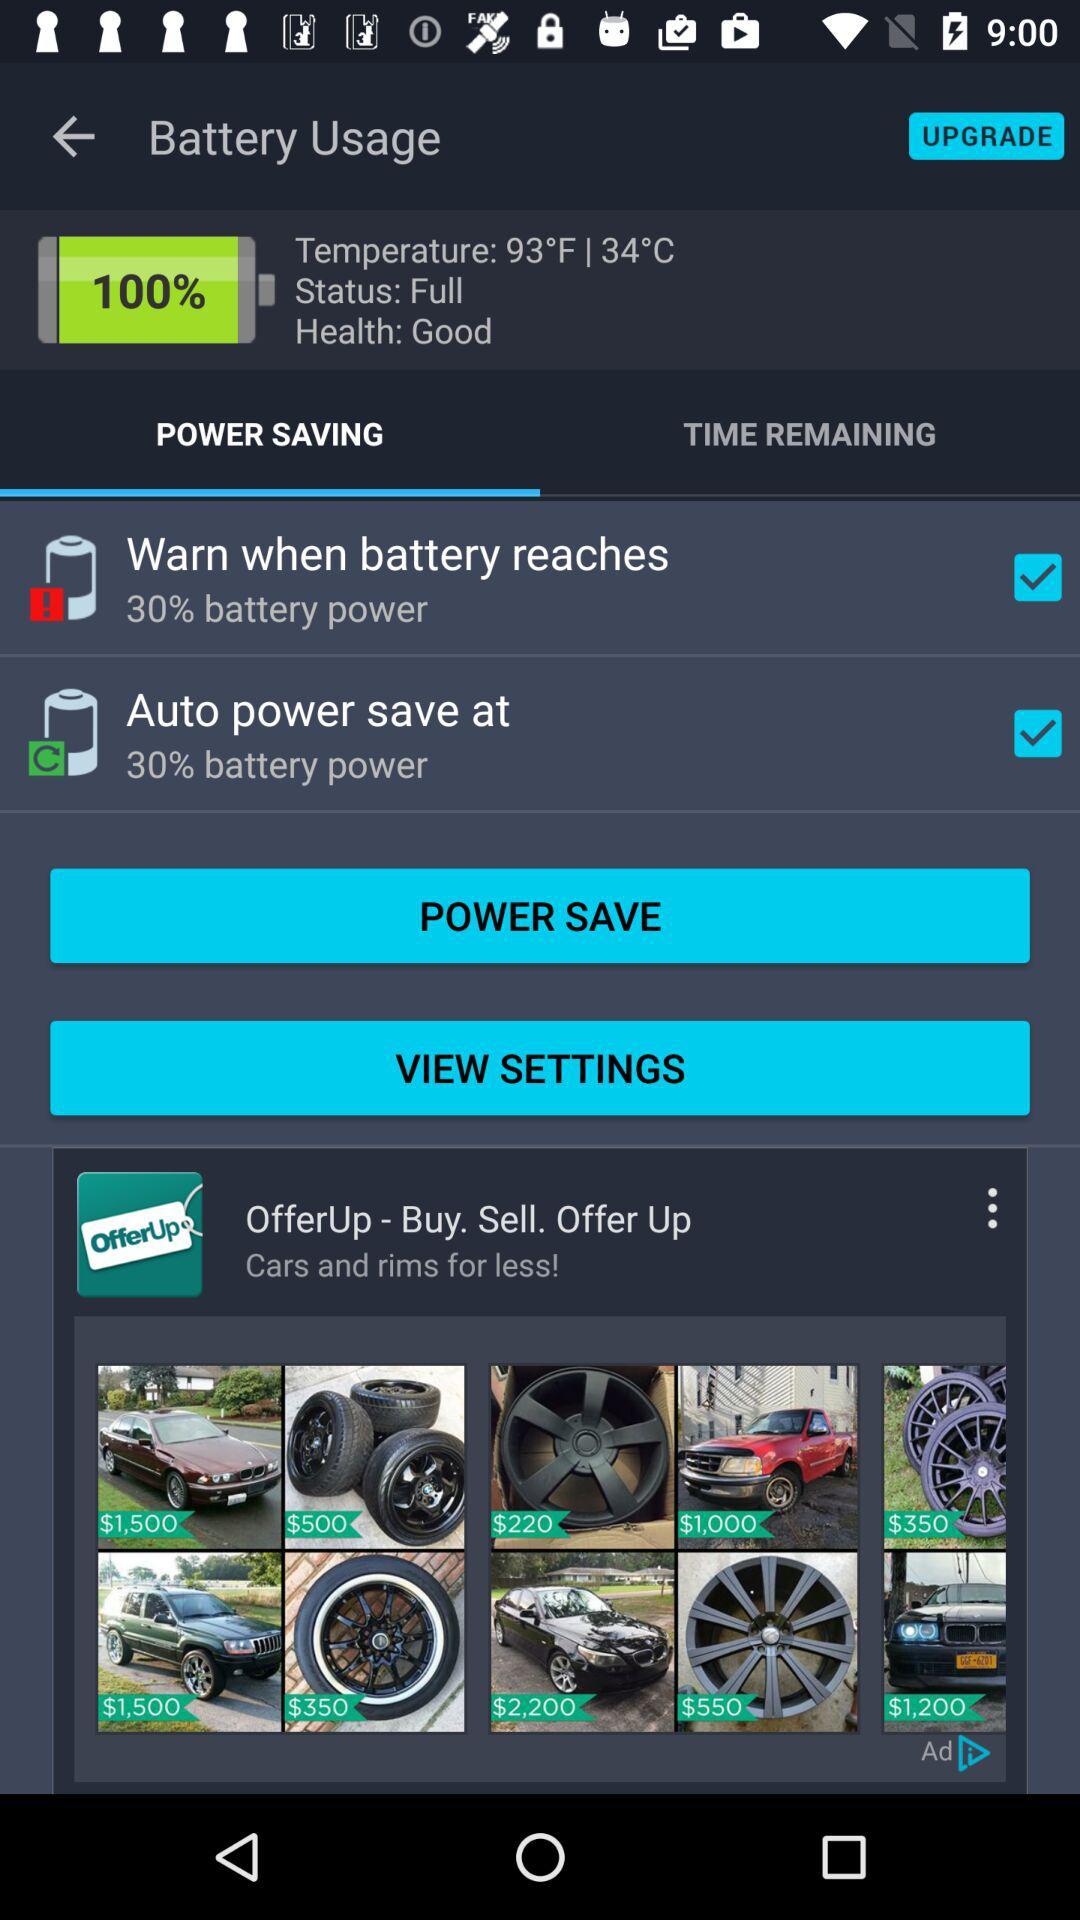 The width and height of the screenshot is (1080, 1920). What do you see at coordinates (72, 135) in the screenshot?
I see `go back` at bounding box center [72, 135].